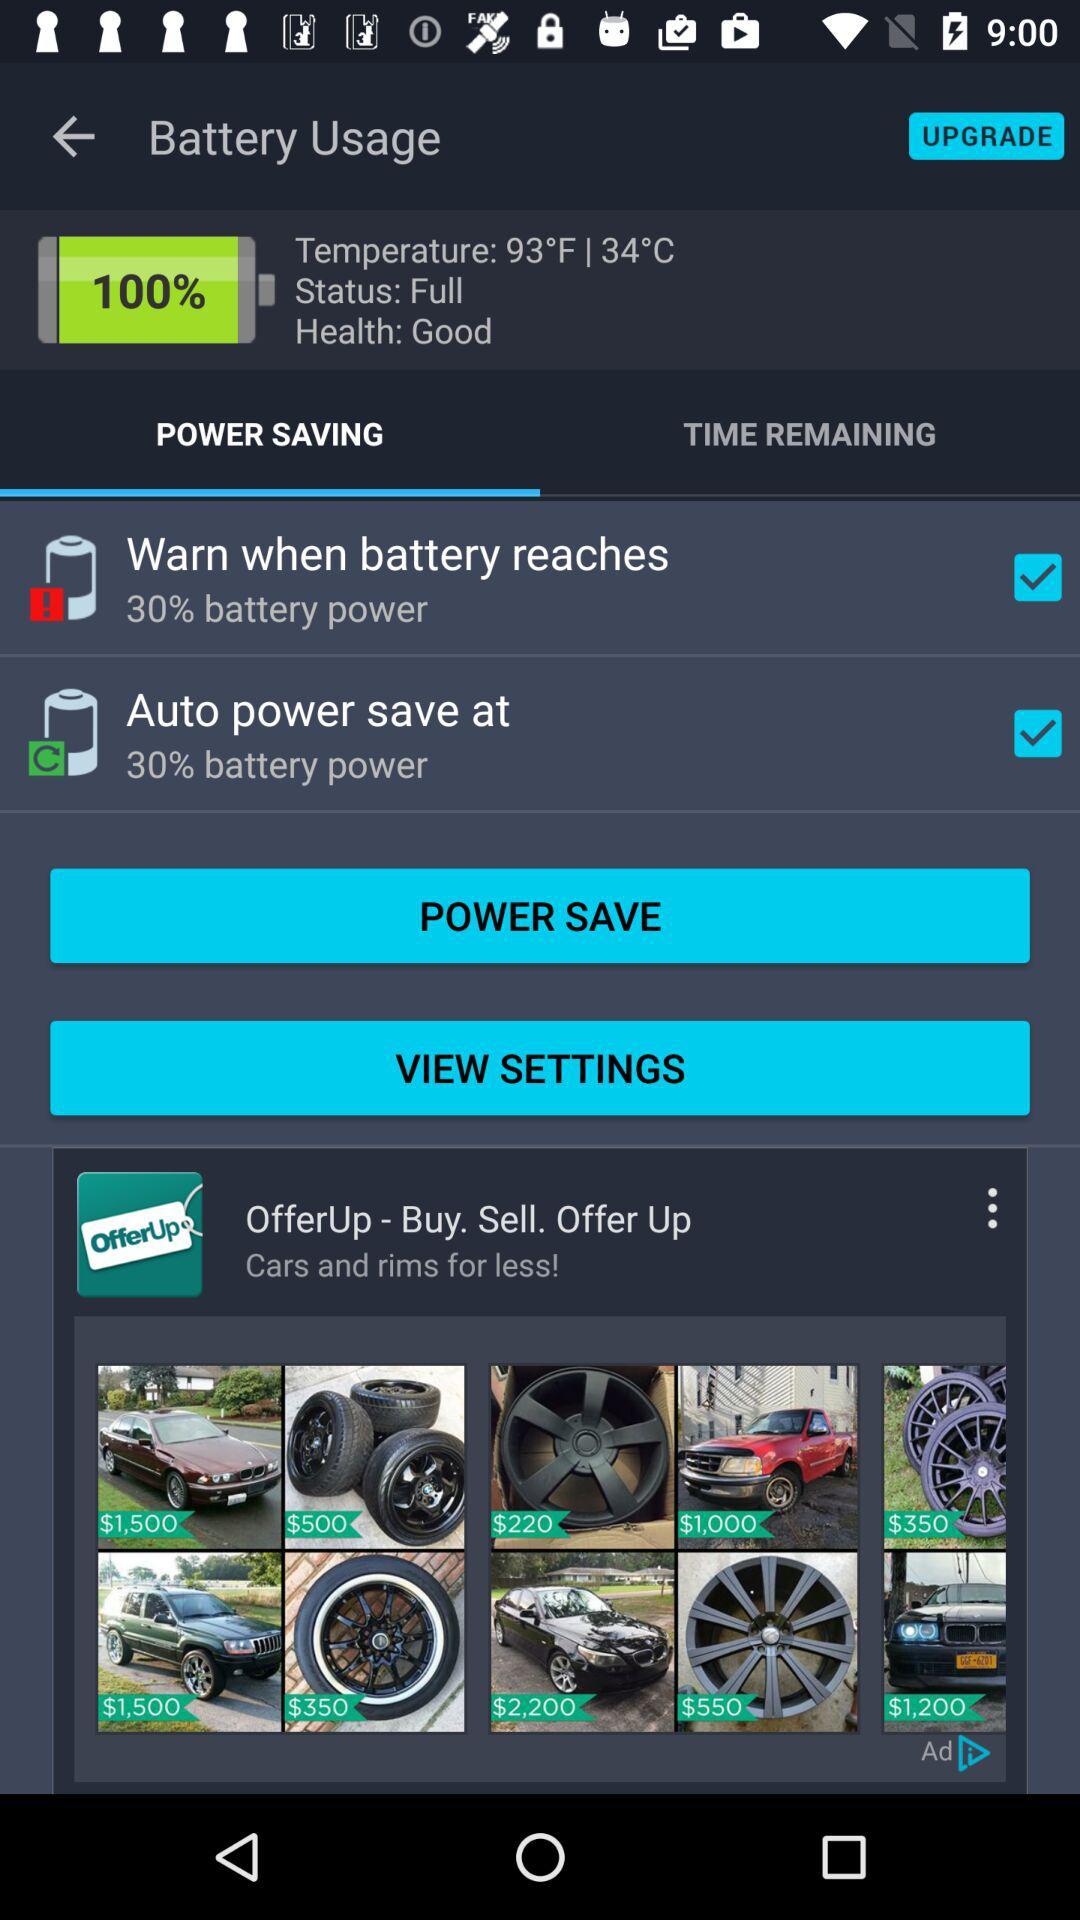 The width and height of the screenshot is (1080, 1920). What do you see at coordinates (72, 135) in the screenshot?
I see `go back` at bounding box center [72, 135].